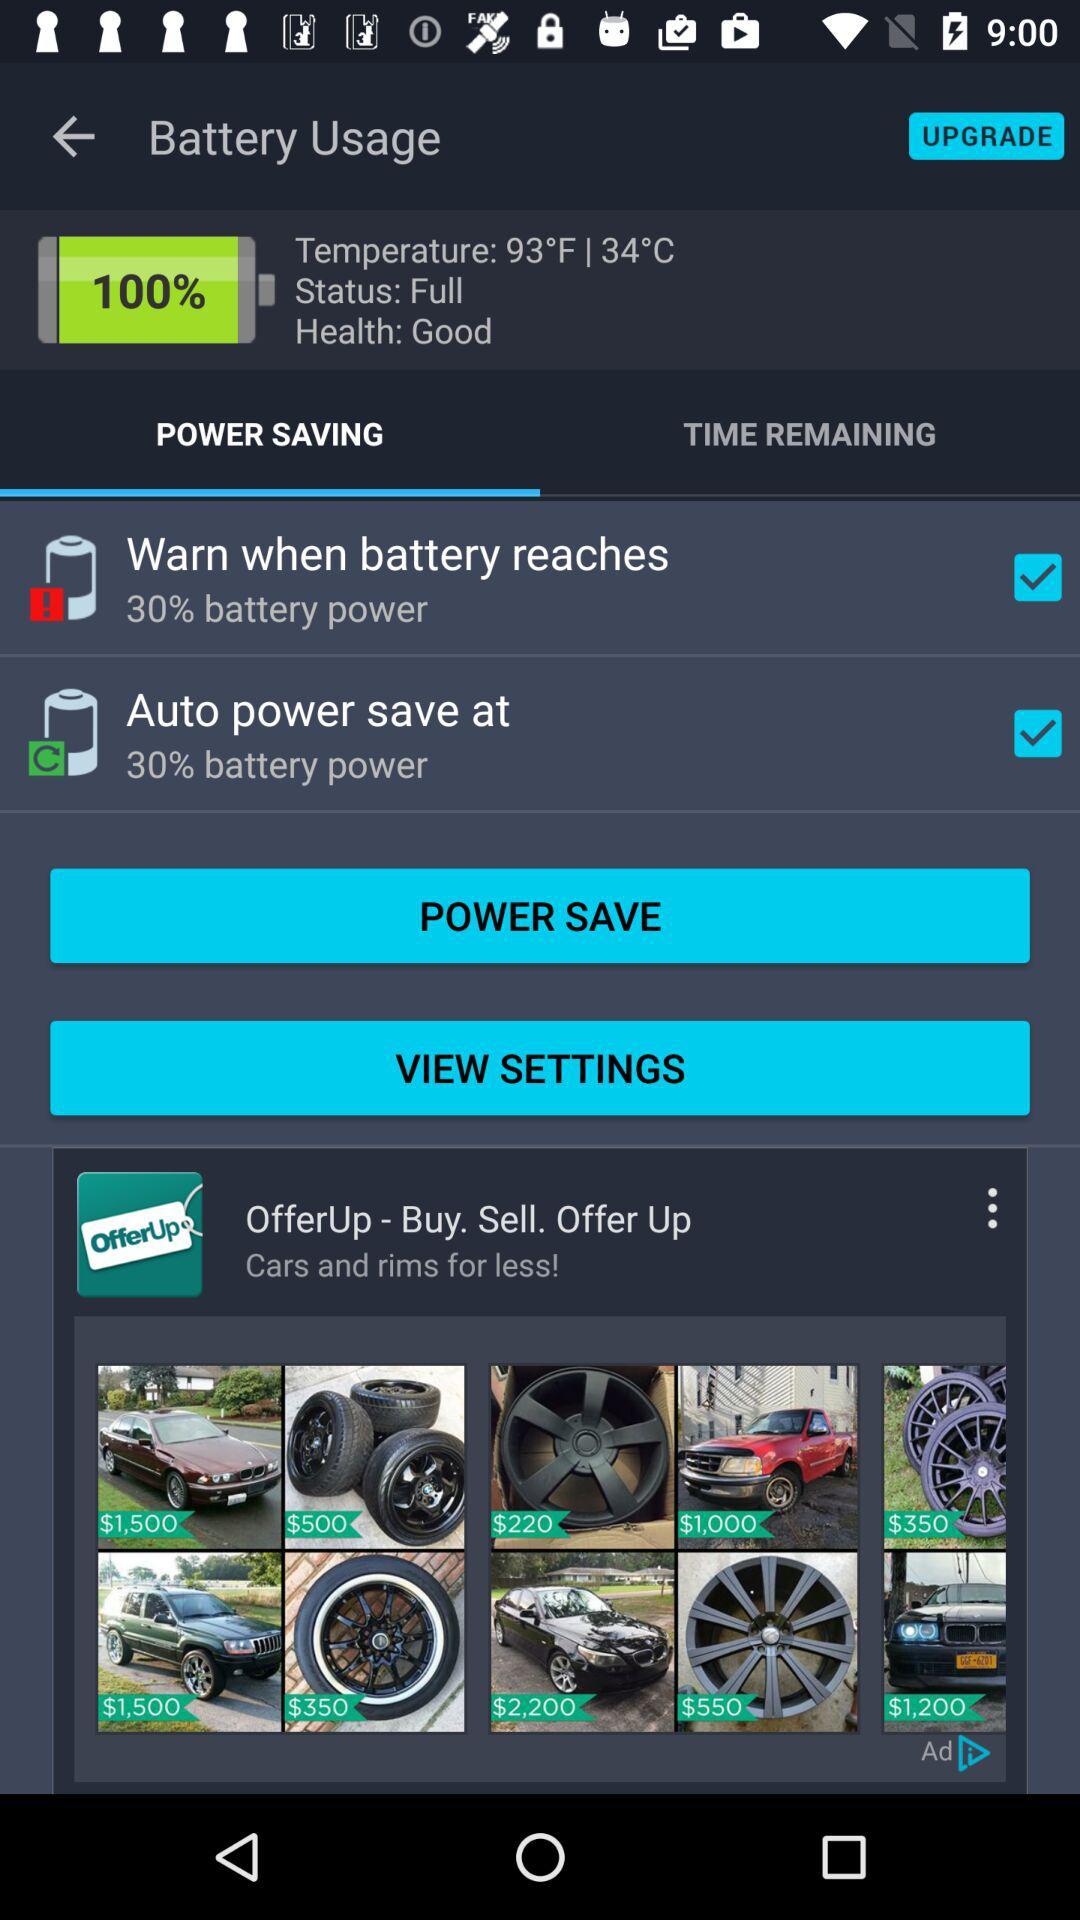 The width and height of the screenshot is (1080, 1920). What do you see at coordinates (72, 135) in the screenshot?
I see `go back` at bounding box center [72, 135].